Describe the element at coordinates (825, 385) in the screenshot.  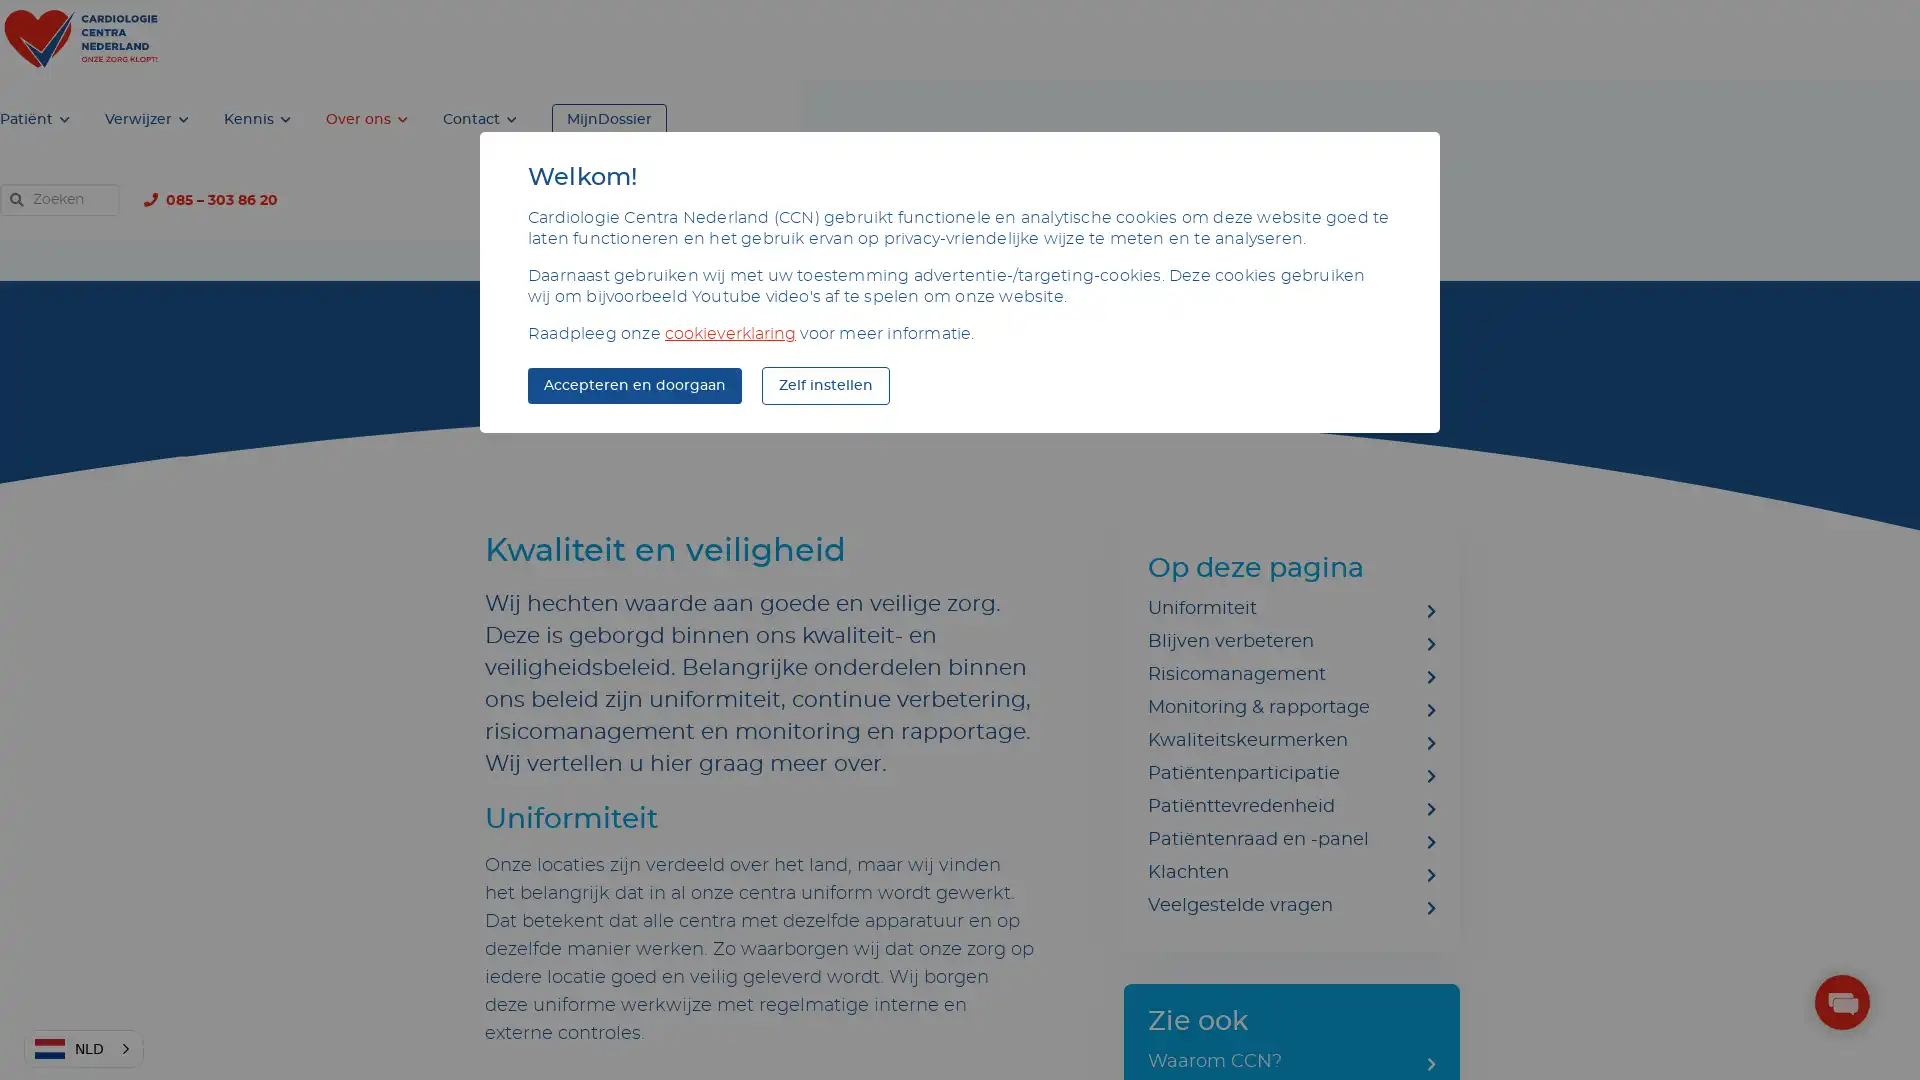
I see `Zelf instellen` at that location.